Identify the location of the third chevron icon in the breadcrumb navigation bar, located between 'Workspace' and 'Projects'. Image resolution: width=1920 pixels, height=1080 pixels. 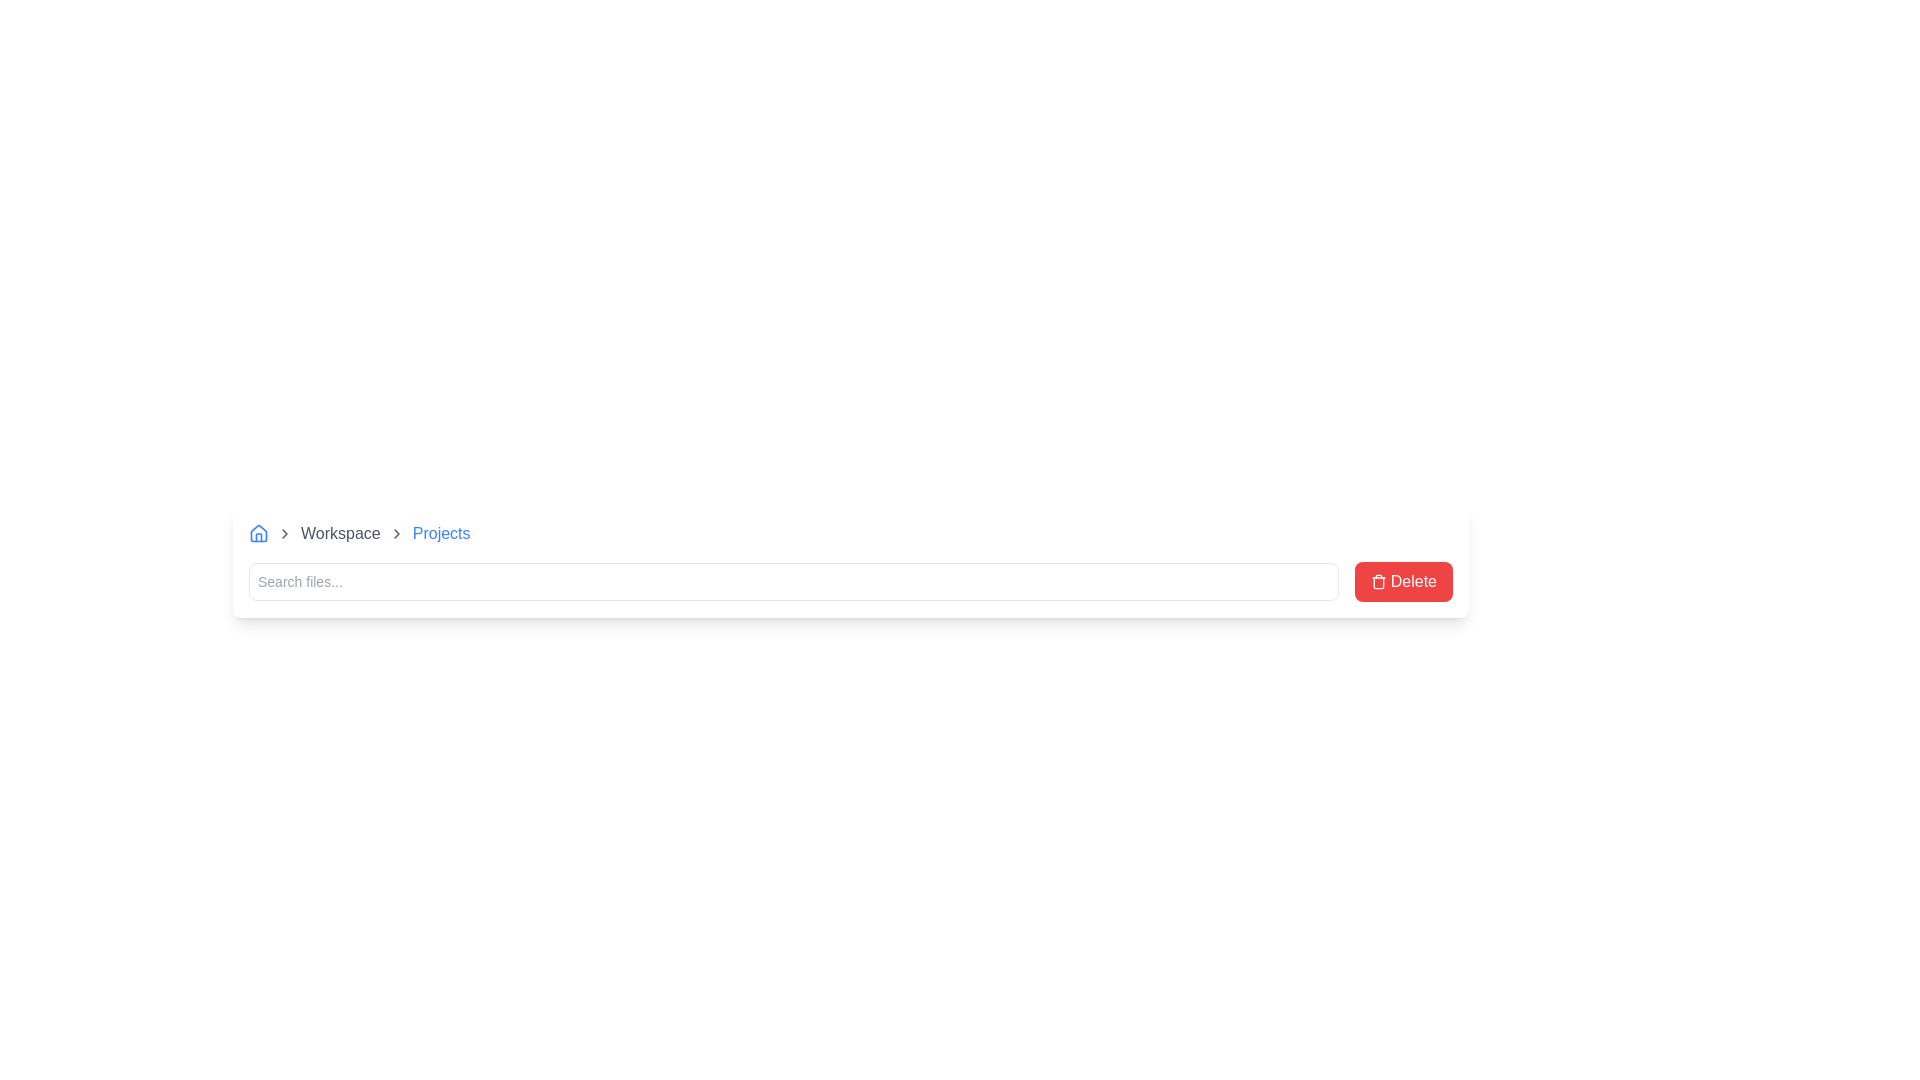
(396, 532).